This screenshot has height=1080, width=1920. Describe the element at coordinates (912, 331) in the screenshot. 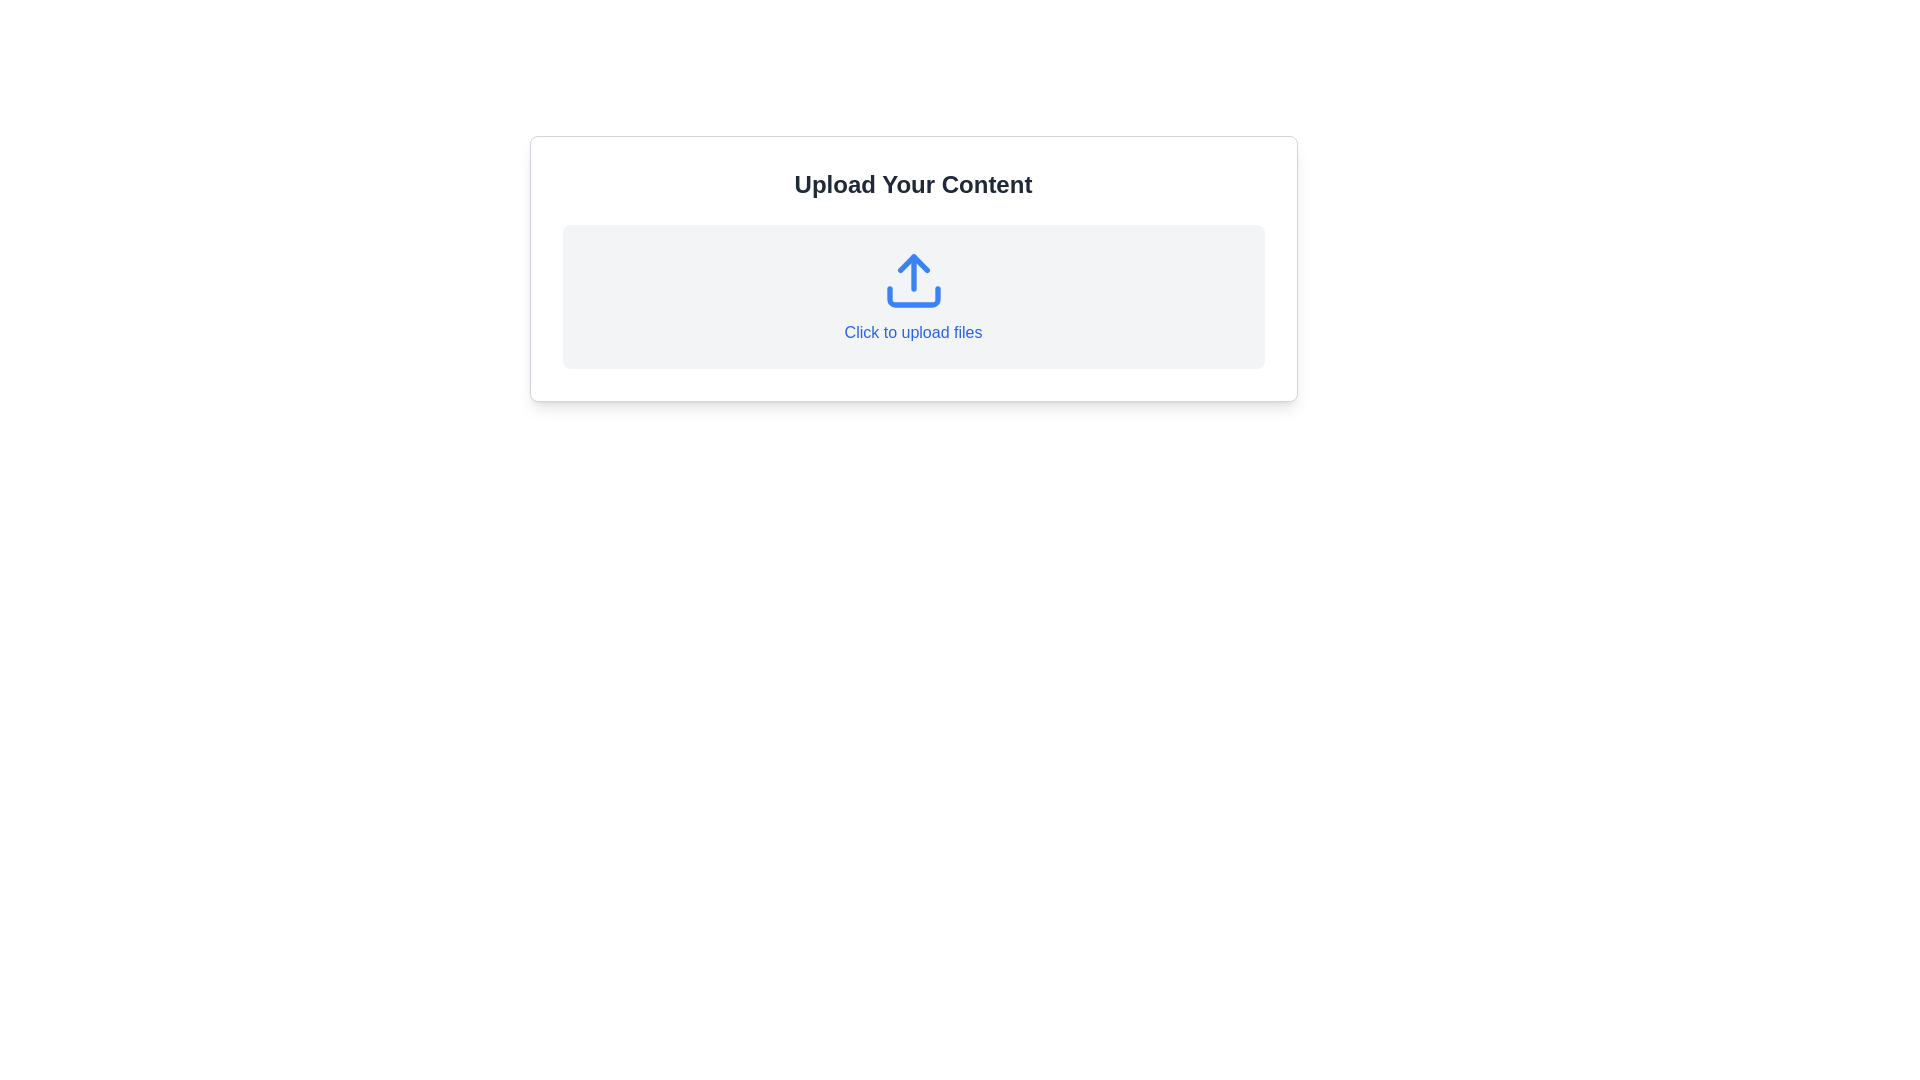

I see `the text label element styled in blue with the text 'Click to upload files', positioned beneath the upload icon within the bordered upload section` at that location.